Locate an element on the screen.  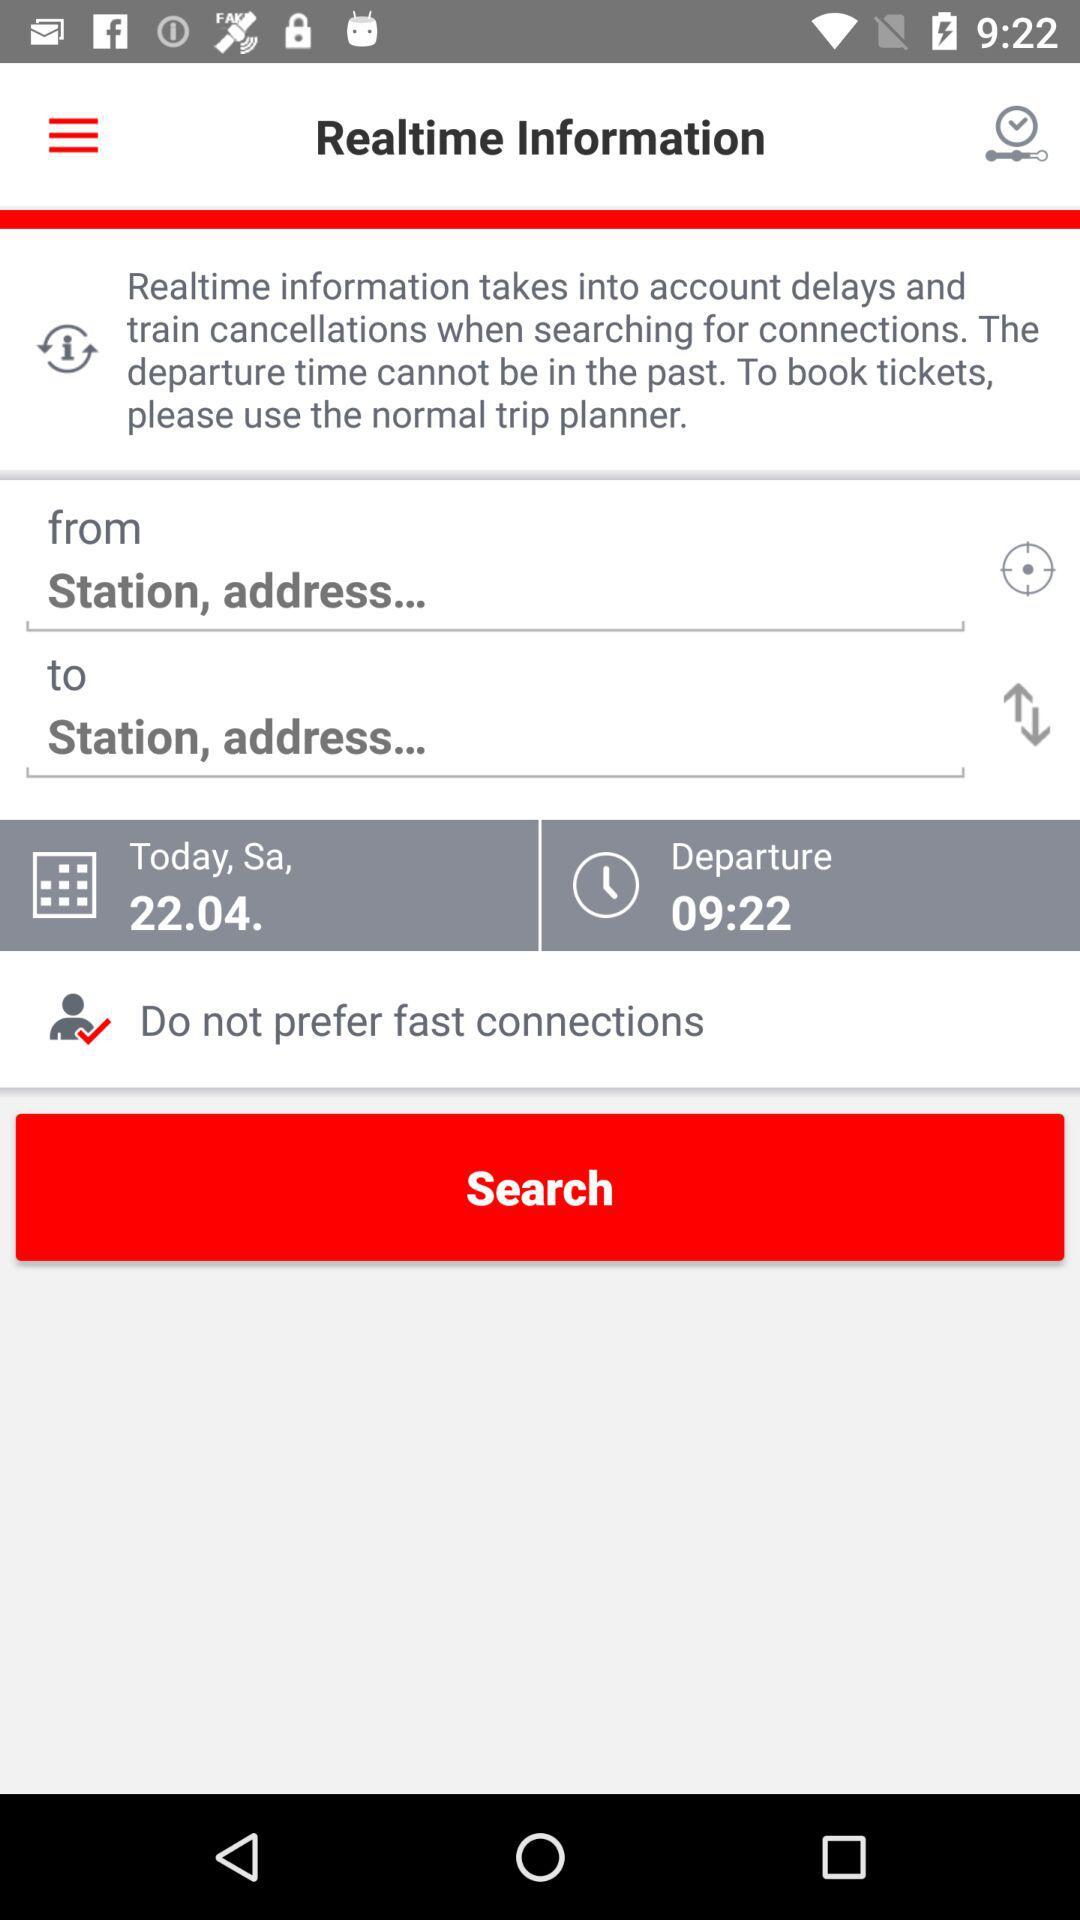
the icon in the bottom left corner is located at coordinates (79, 1018).